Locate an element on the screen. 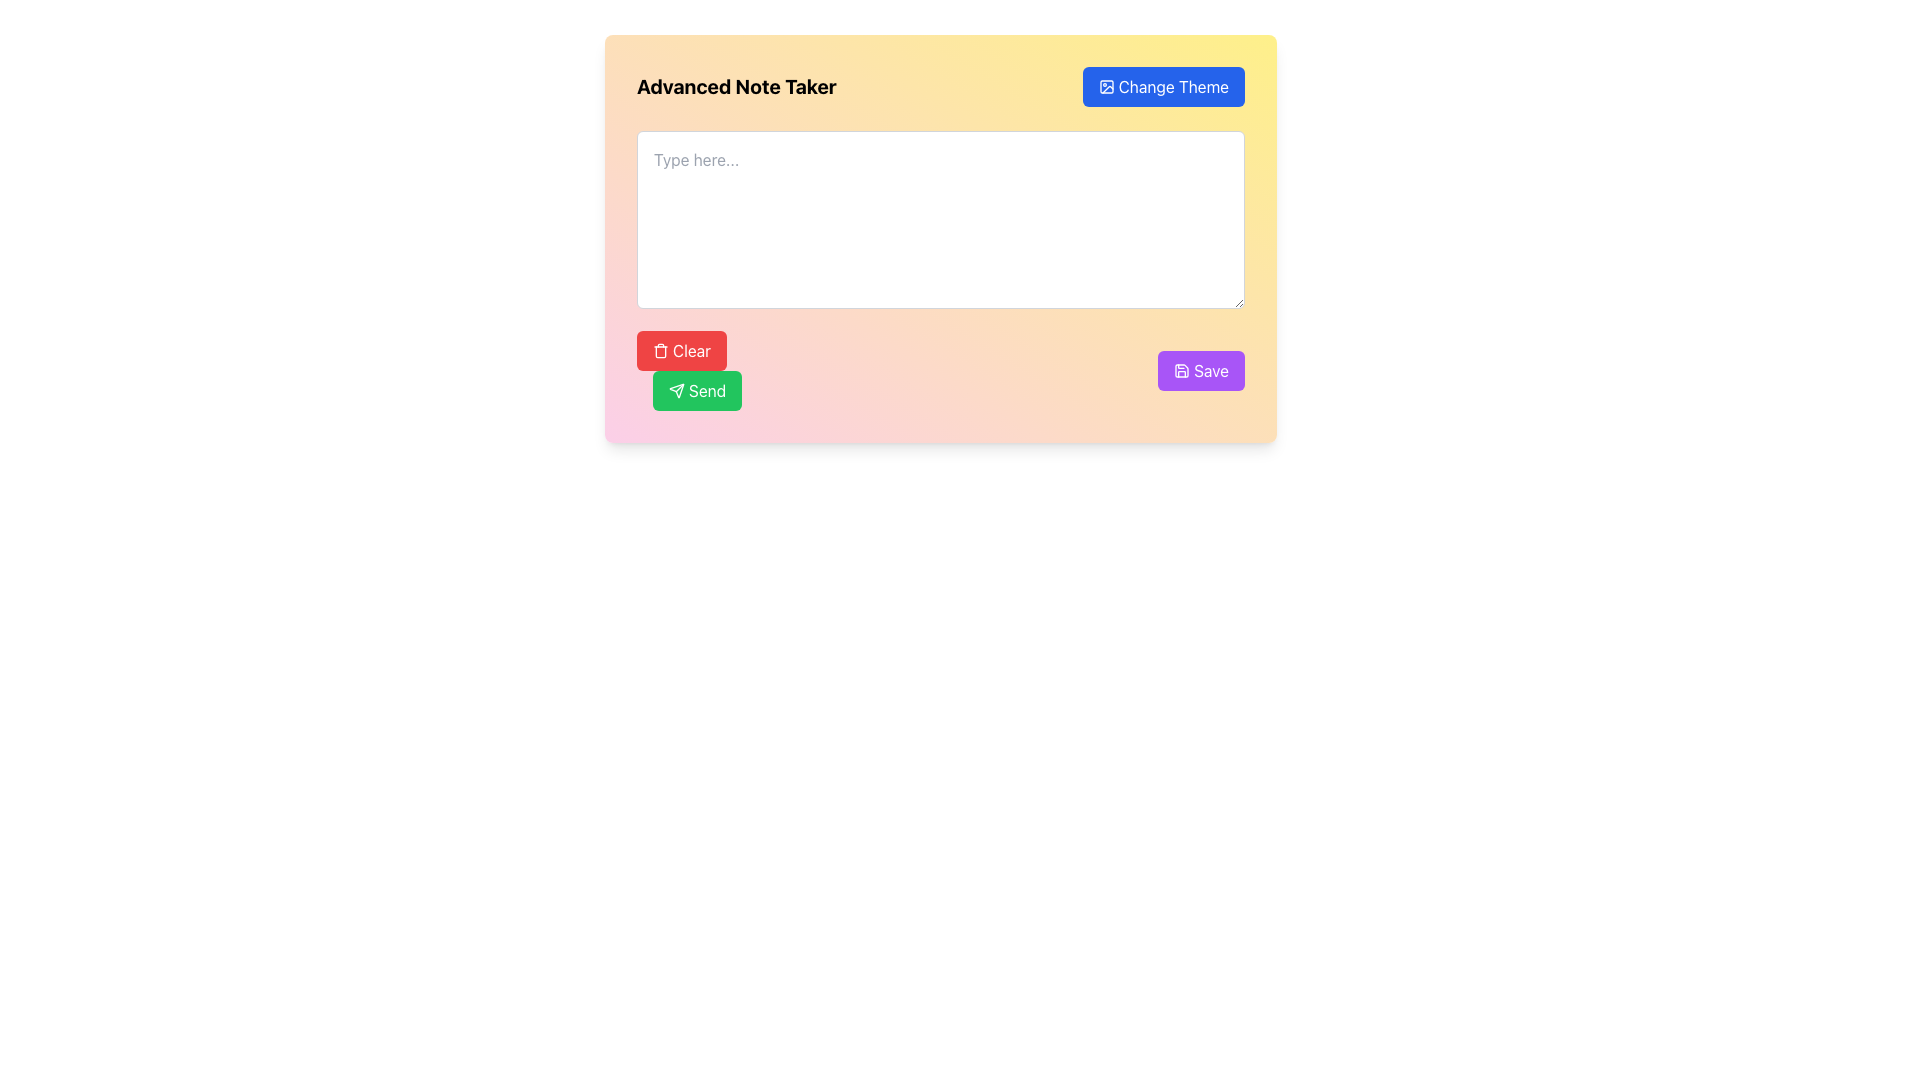  the purple 'Save' button with rounded corners is located at coordinates (1200, 370).